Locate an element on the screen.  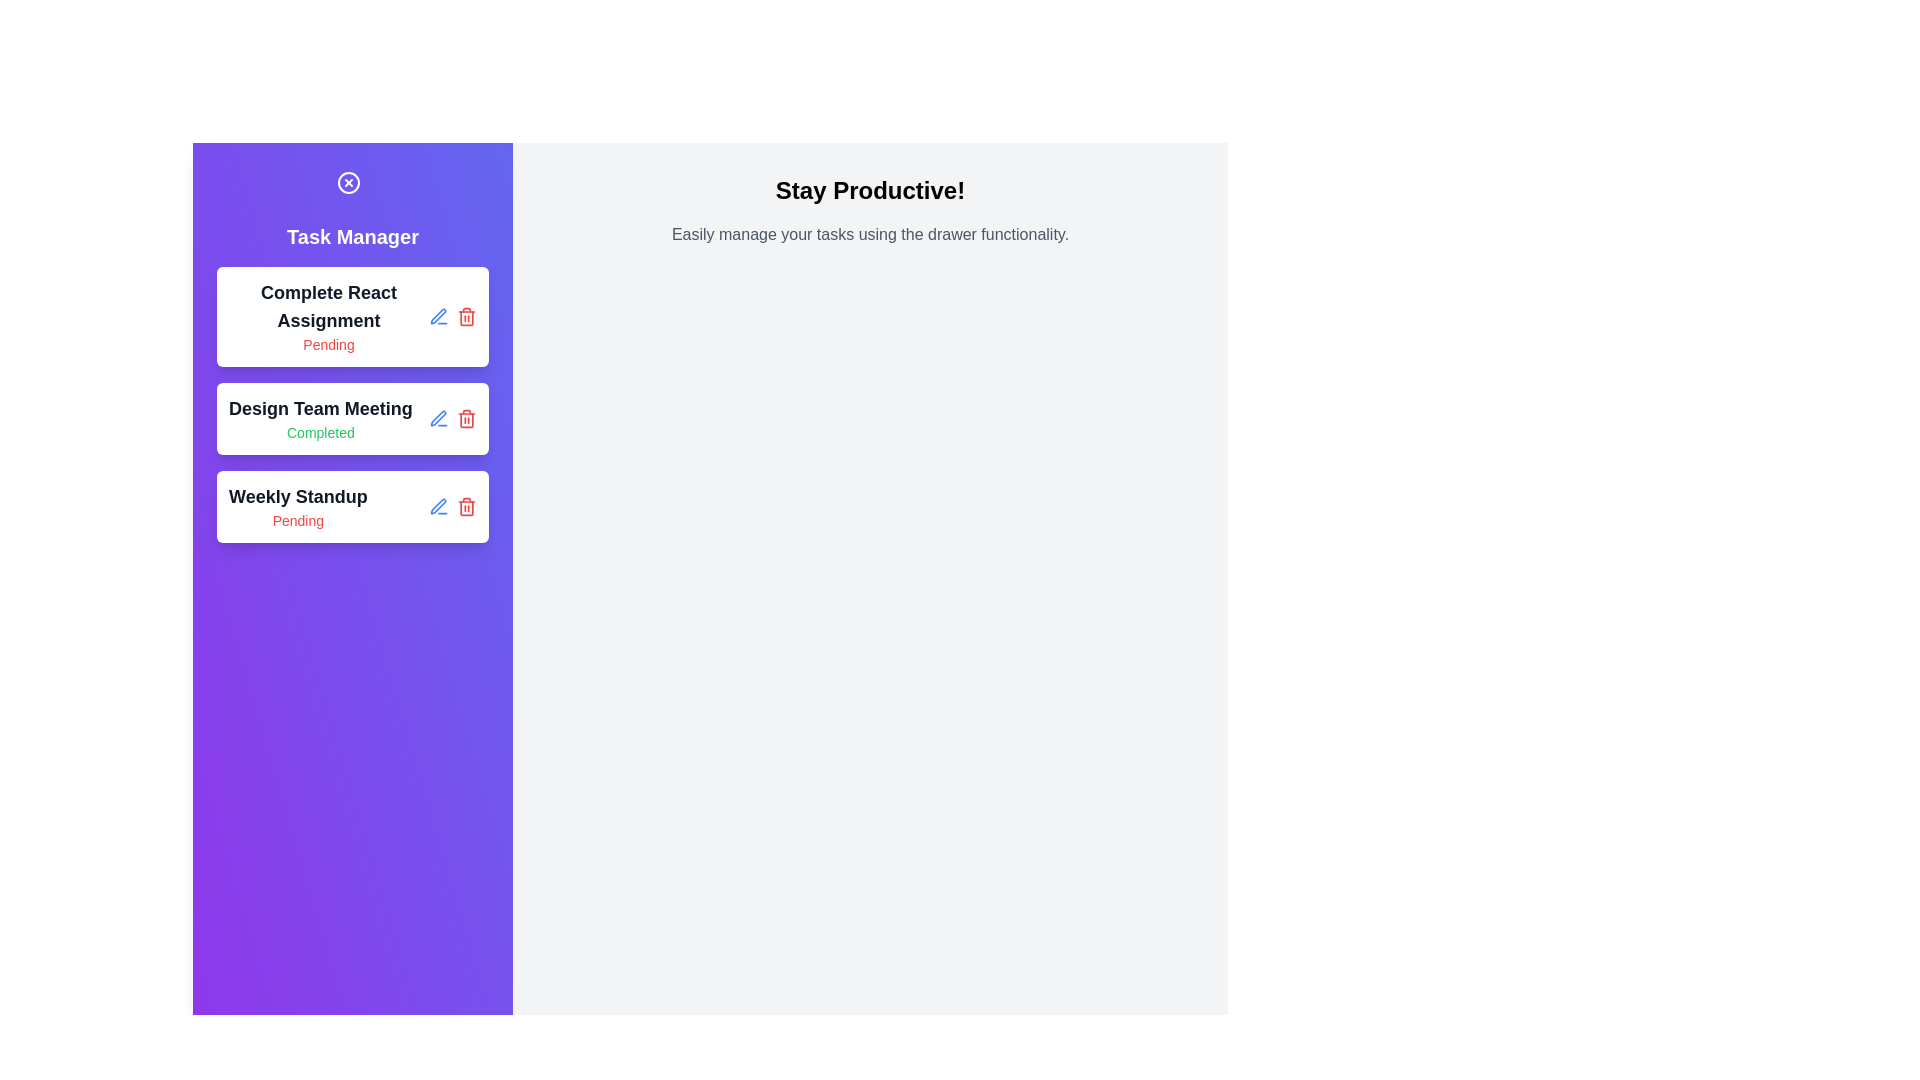
edit button for the task titled Weekly Standup is located at coordinates (437, 505).